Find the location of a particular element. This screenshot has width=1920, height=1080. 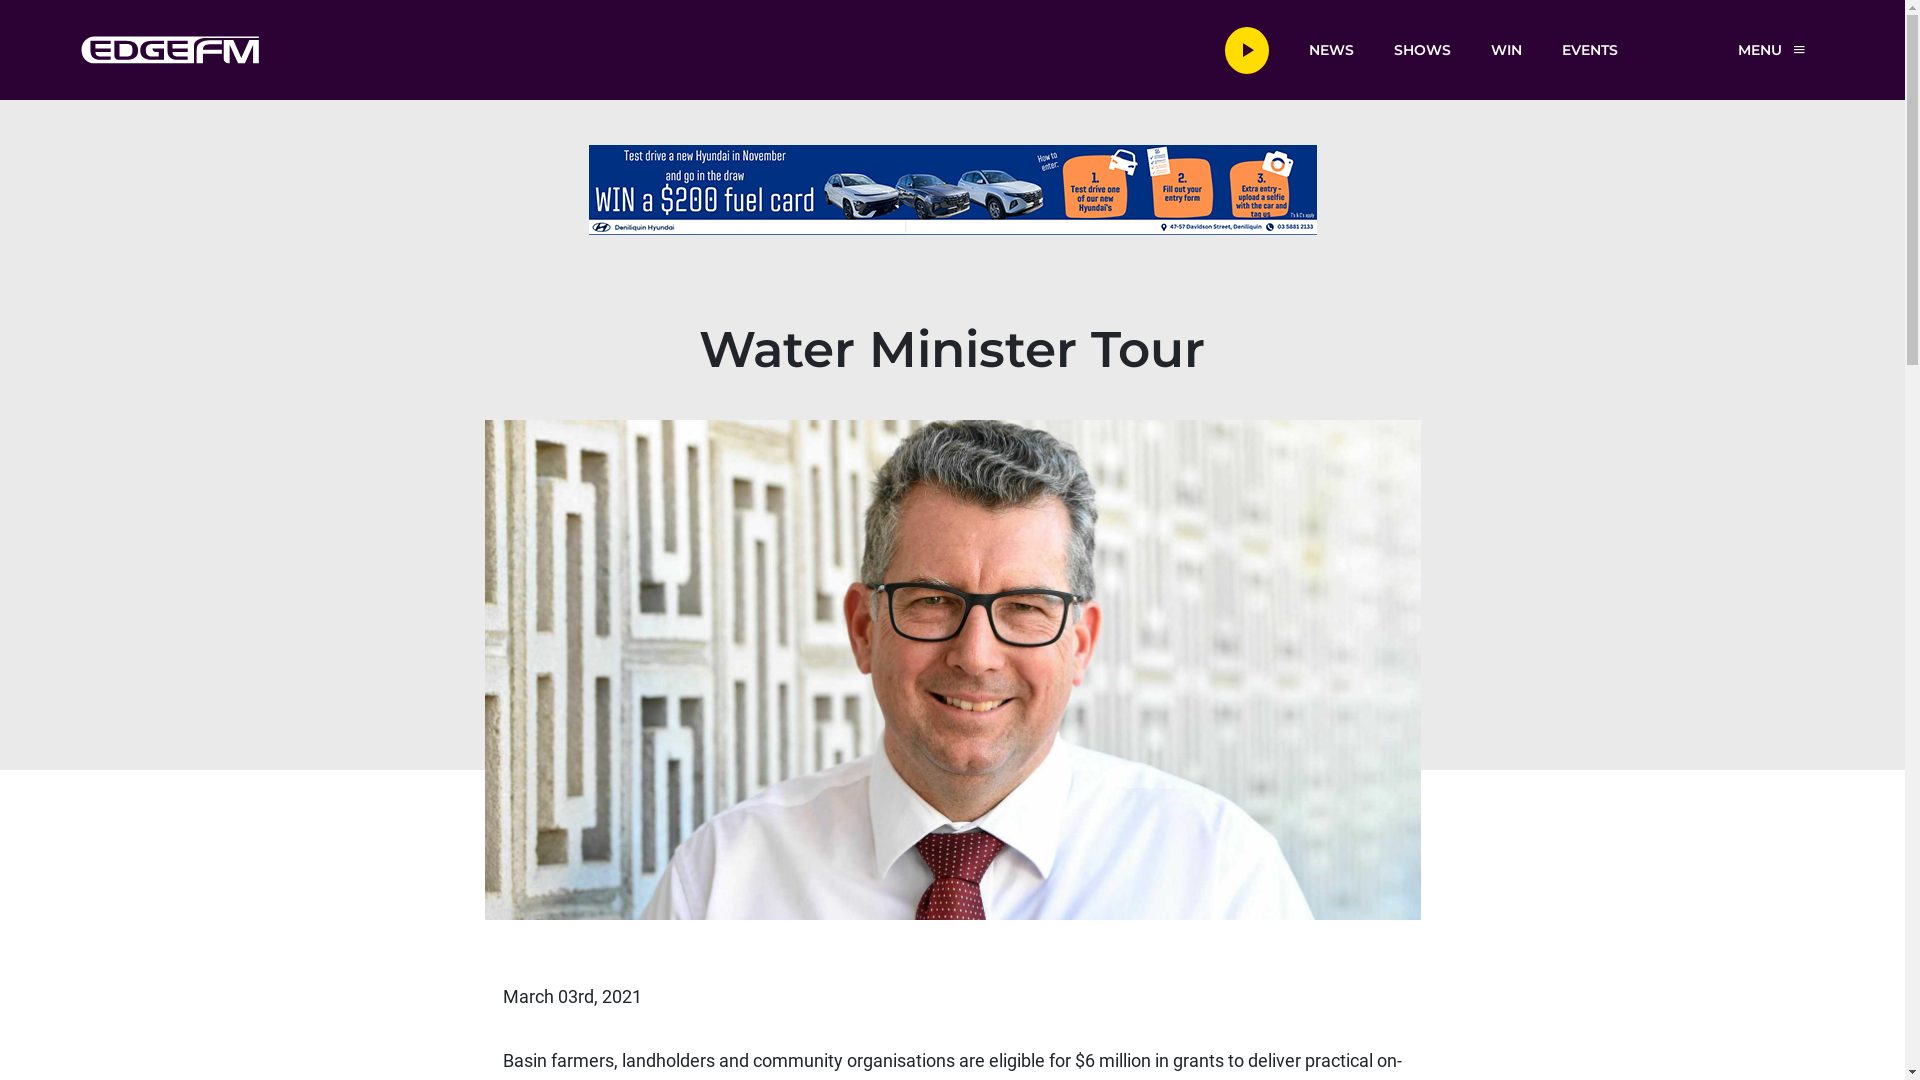

'NEWS' is located at coordinates (1330, 48).